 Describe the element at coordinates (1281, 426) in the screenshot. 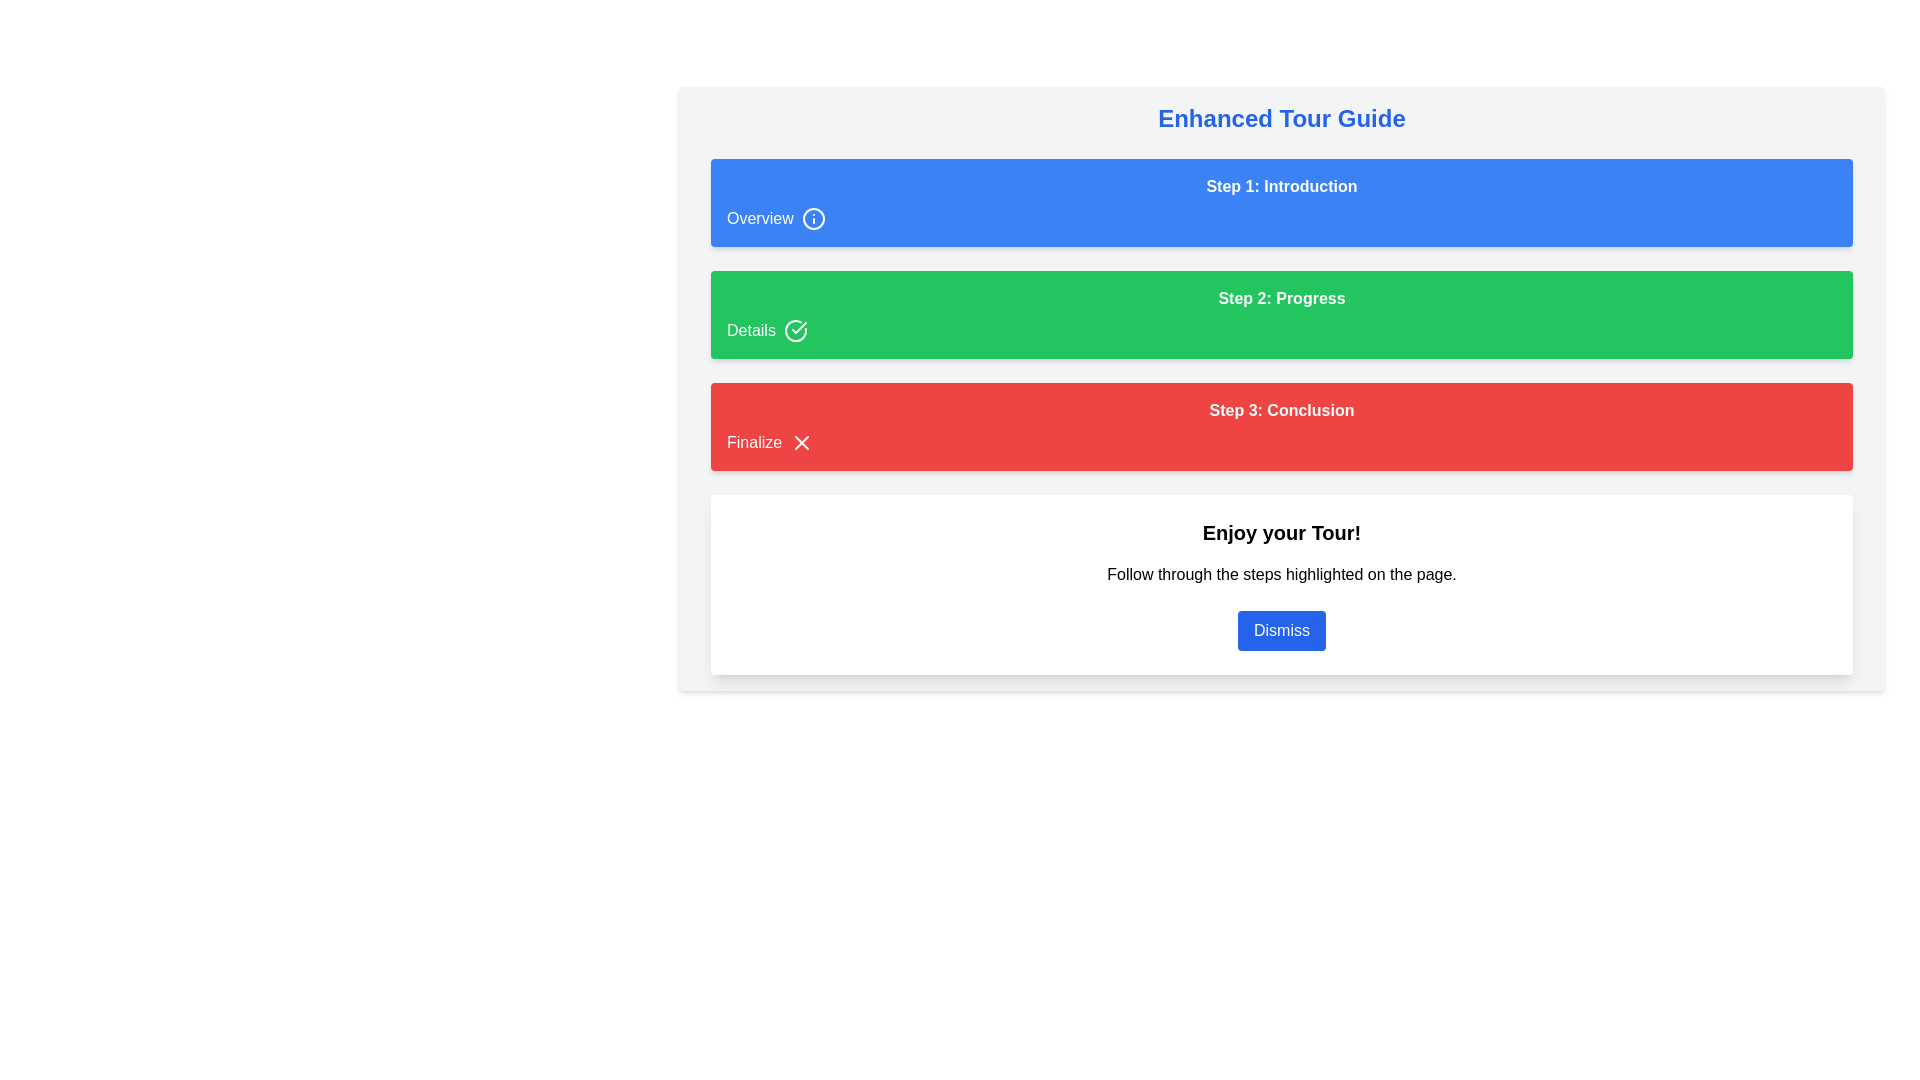

I see `the Guided step panel titled 'Conclusion' which represents Step 3 in the guided process` at that location.